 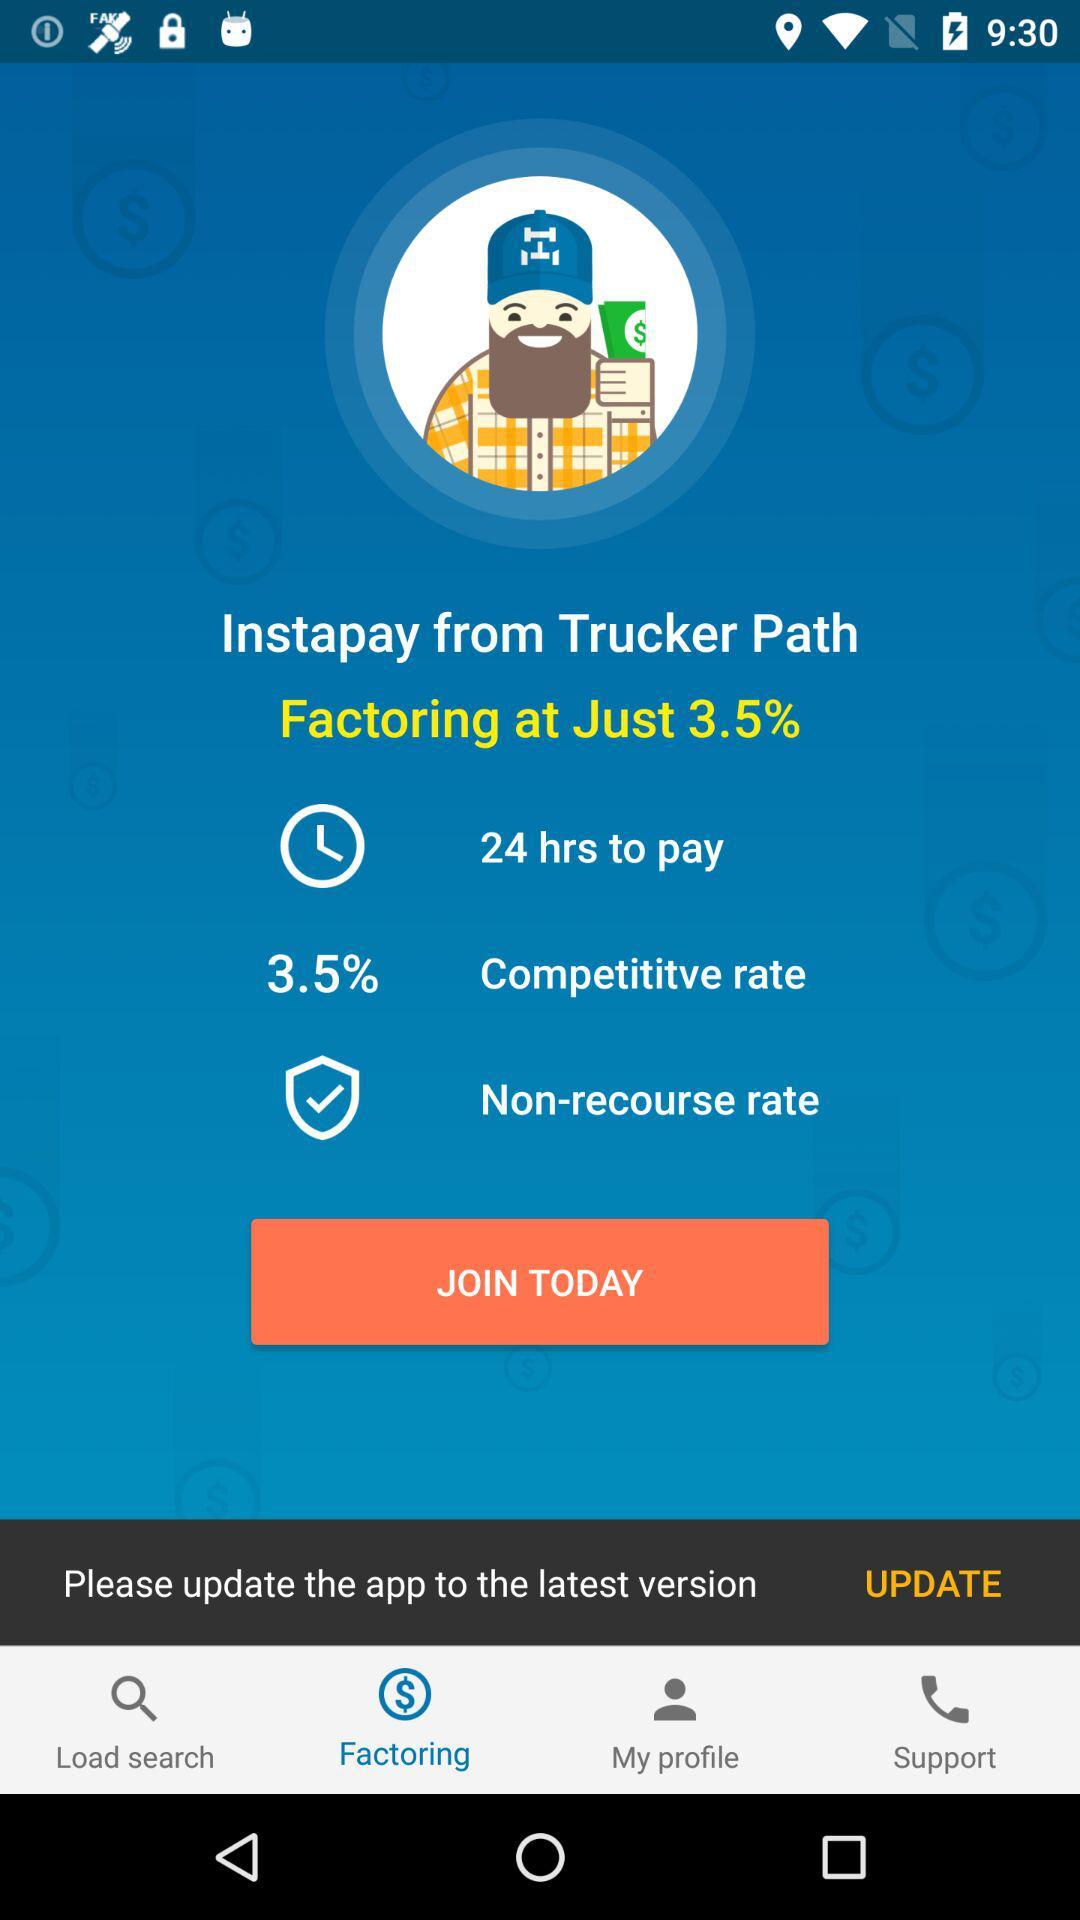 I want to click on icon to the left of the support item, so click(x=675, y=1719).